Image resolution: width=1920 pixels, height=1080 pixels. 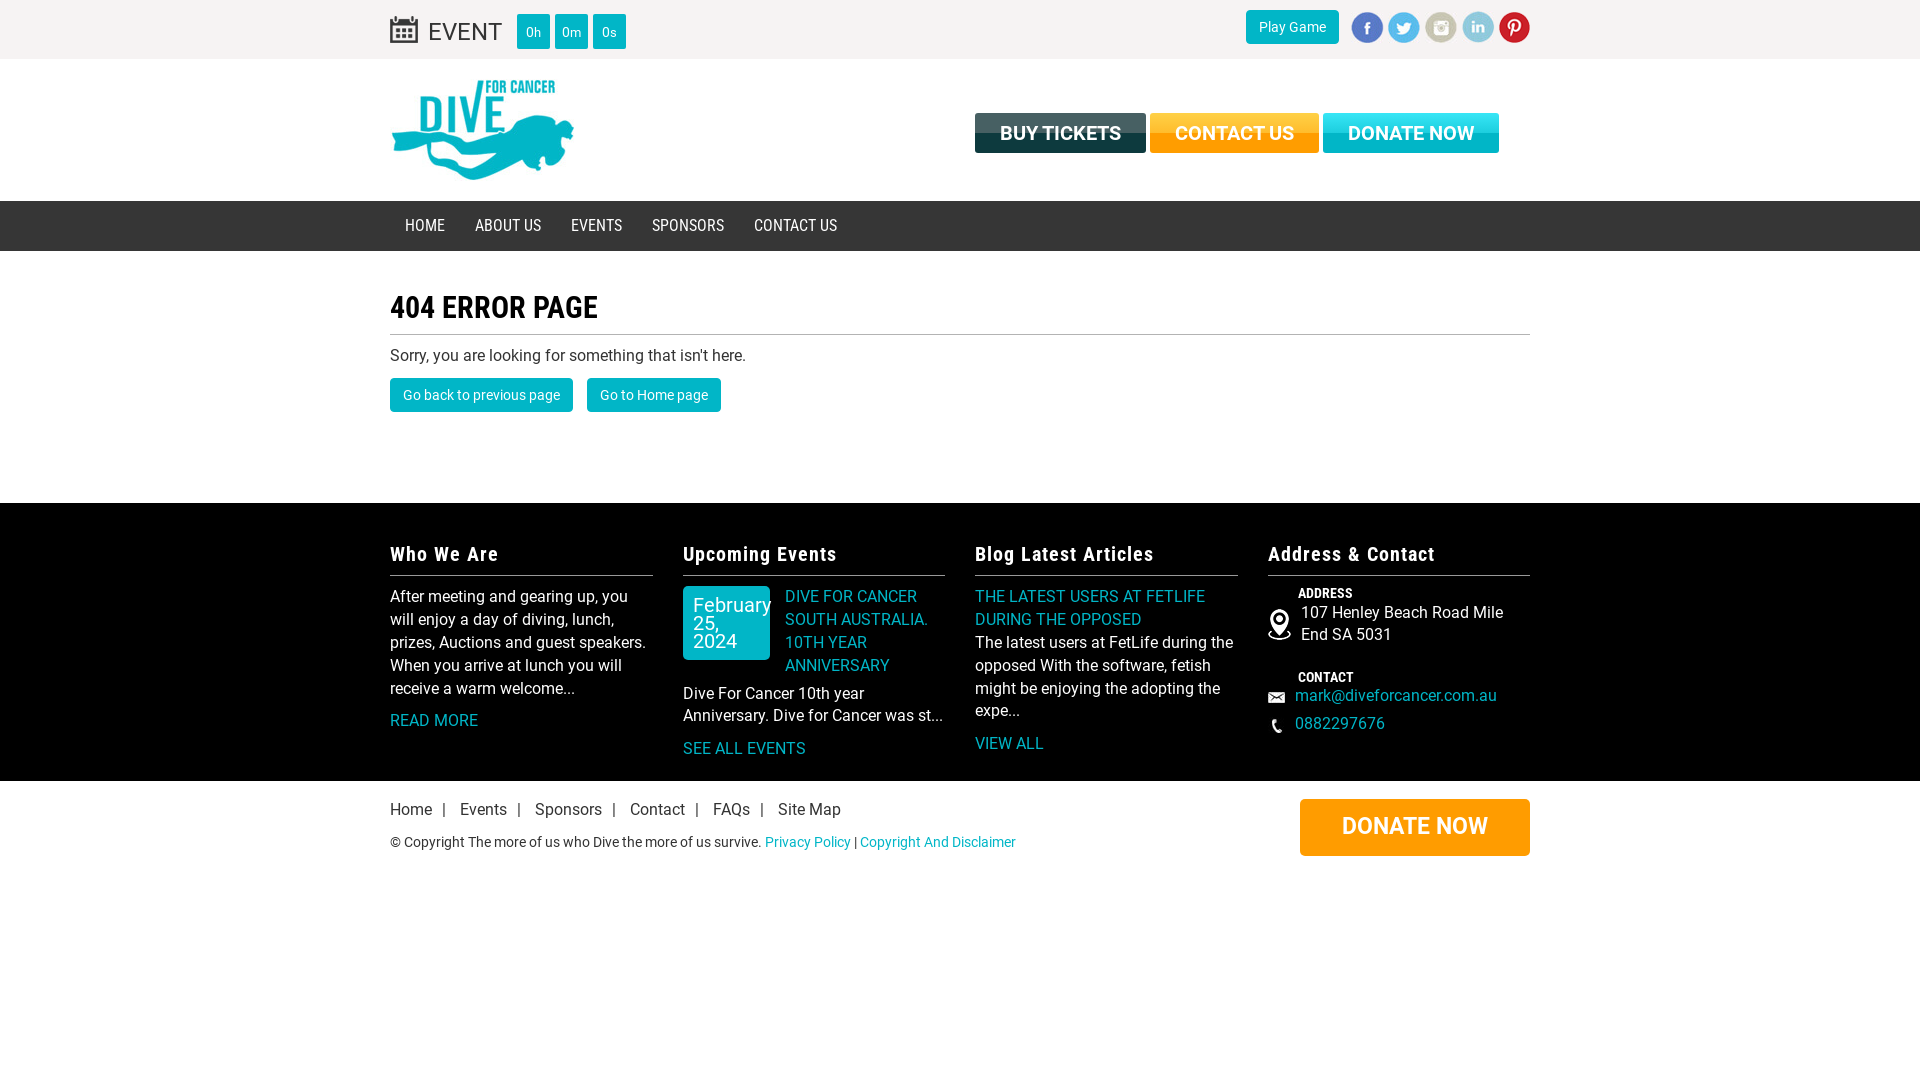 What do you see at coordinates (595, 225) in the screenshot?
I see `'EVENTS'` at bounding box center [595, 225].